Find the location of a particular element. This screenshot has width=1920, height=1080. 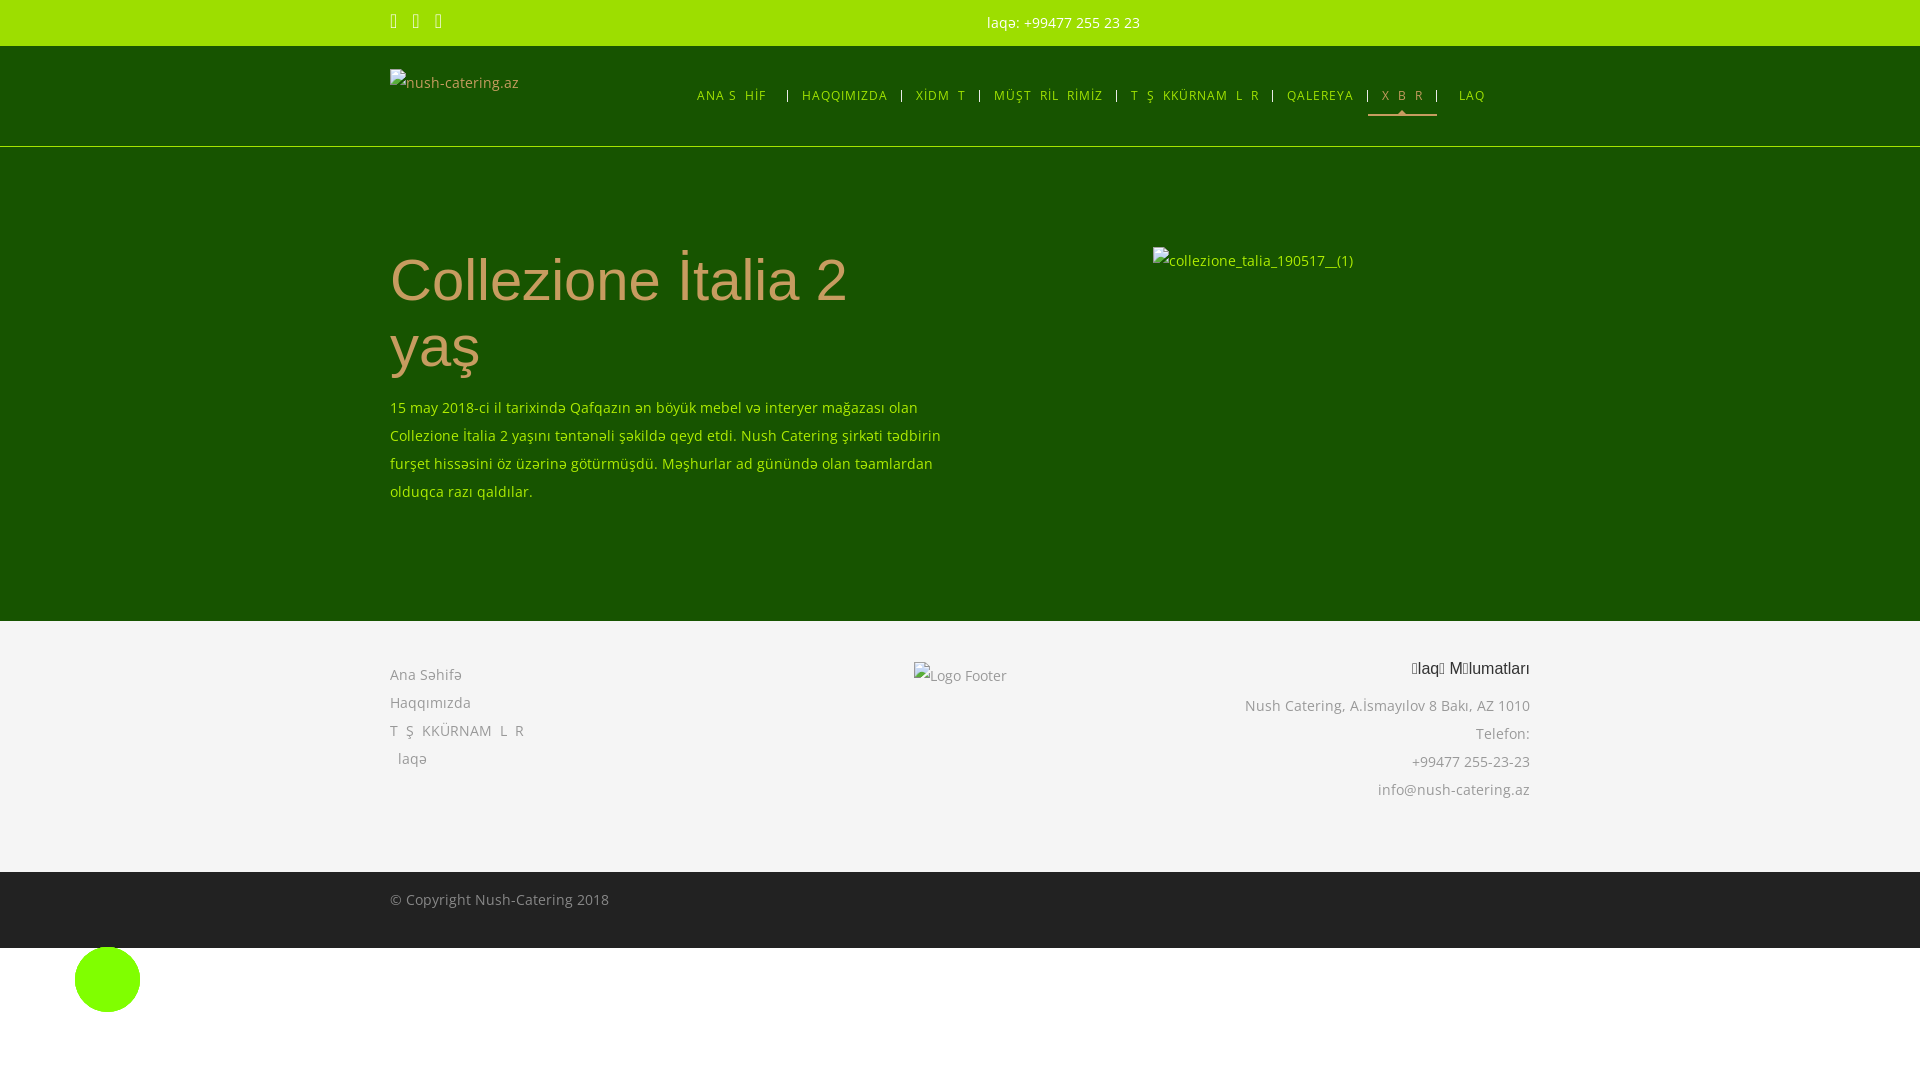

'collezione_talia_190517__(1)' is located at coordinates (1152, 260).